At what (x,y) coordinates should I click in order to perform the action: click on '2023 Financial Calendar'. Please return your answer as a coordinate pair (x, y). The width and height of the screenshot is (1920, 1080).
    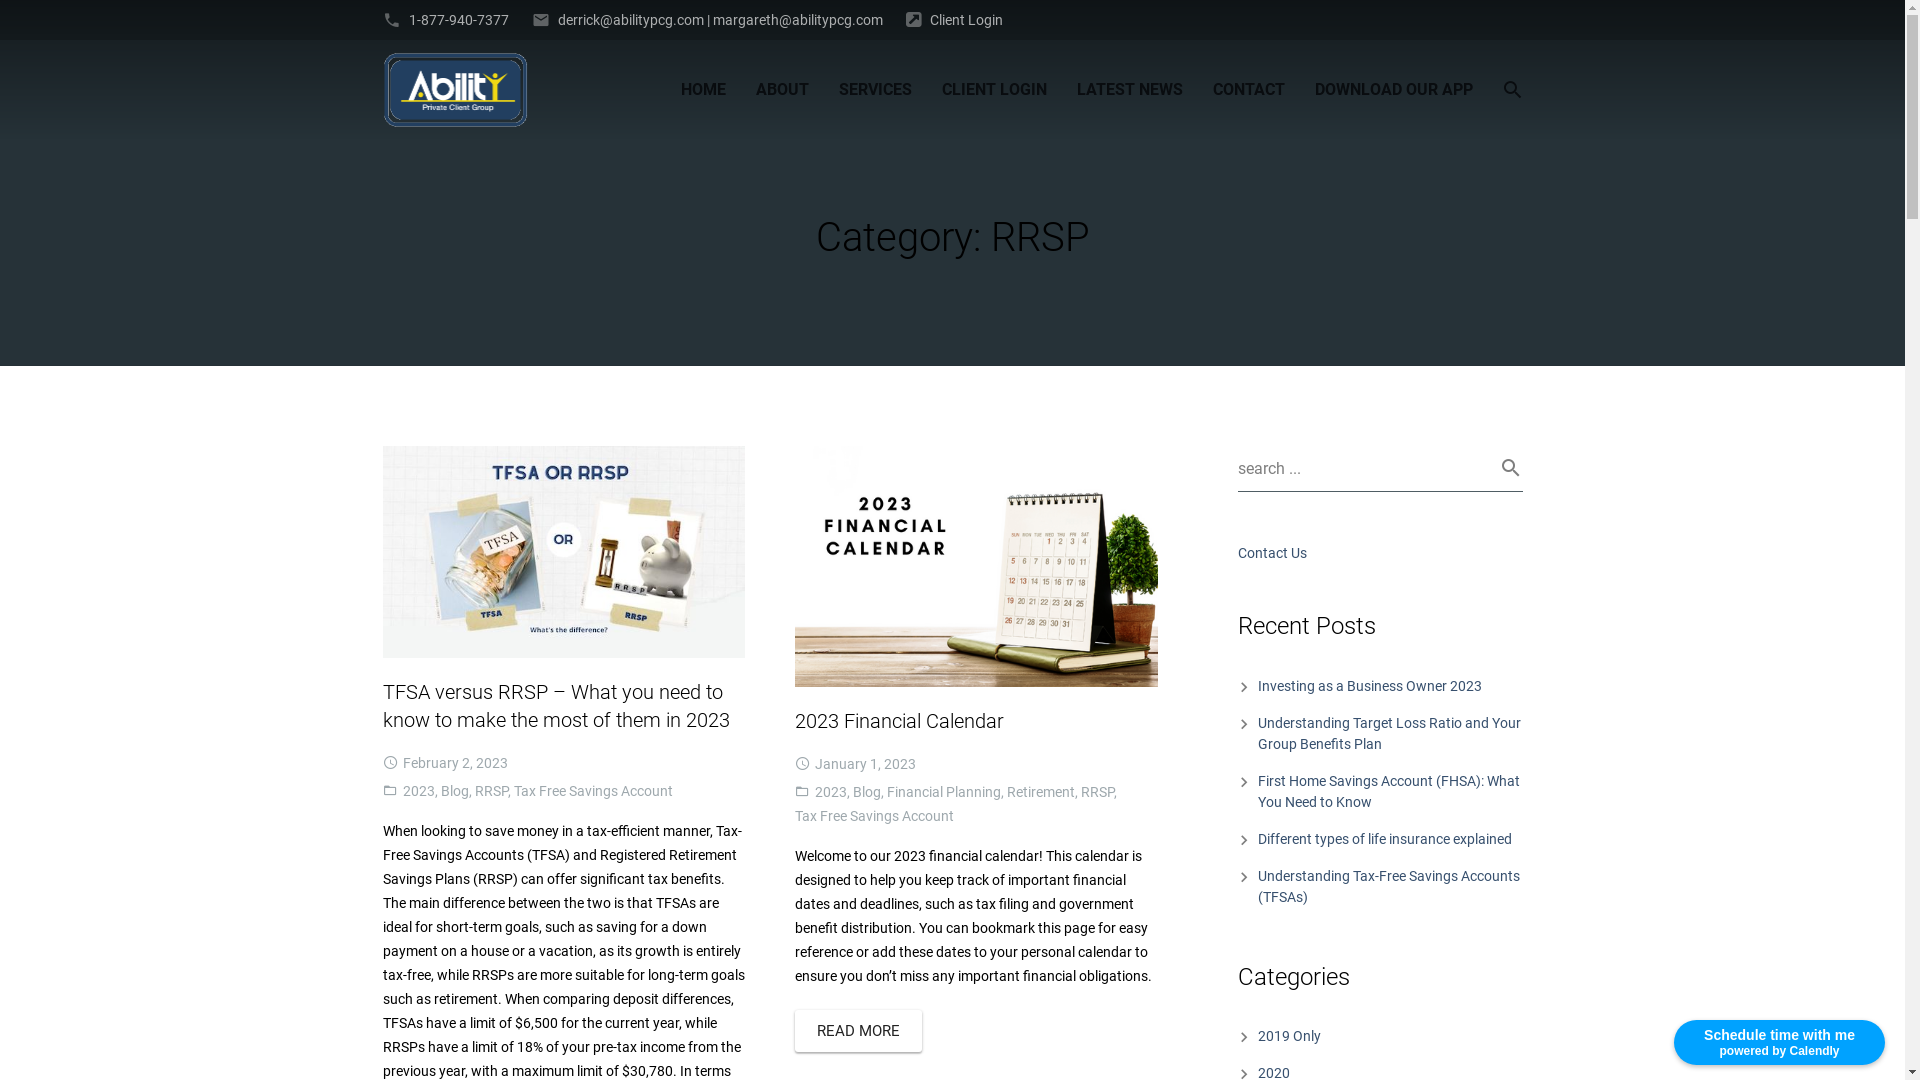
    Looking at the image, I should click on (898, 721).